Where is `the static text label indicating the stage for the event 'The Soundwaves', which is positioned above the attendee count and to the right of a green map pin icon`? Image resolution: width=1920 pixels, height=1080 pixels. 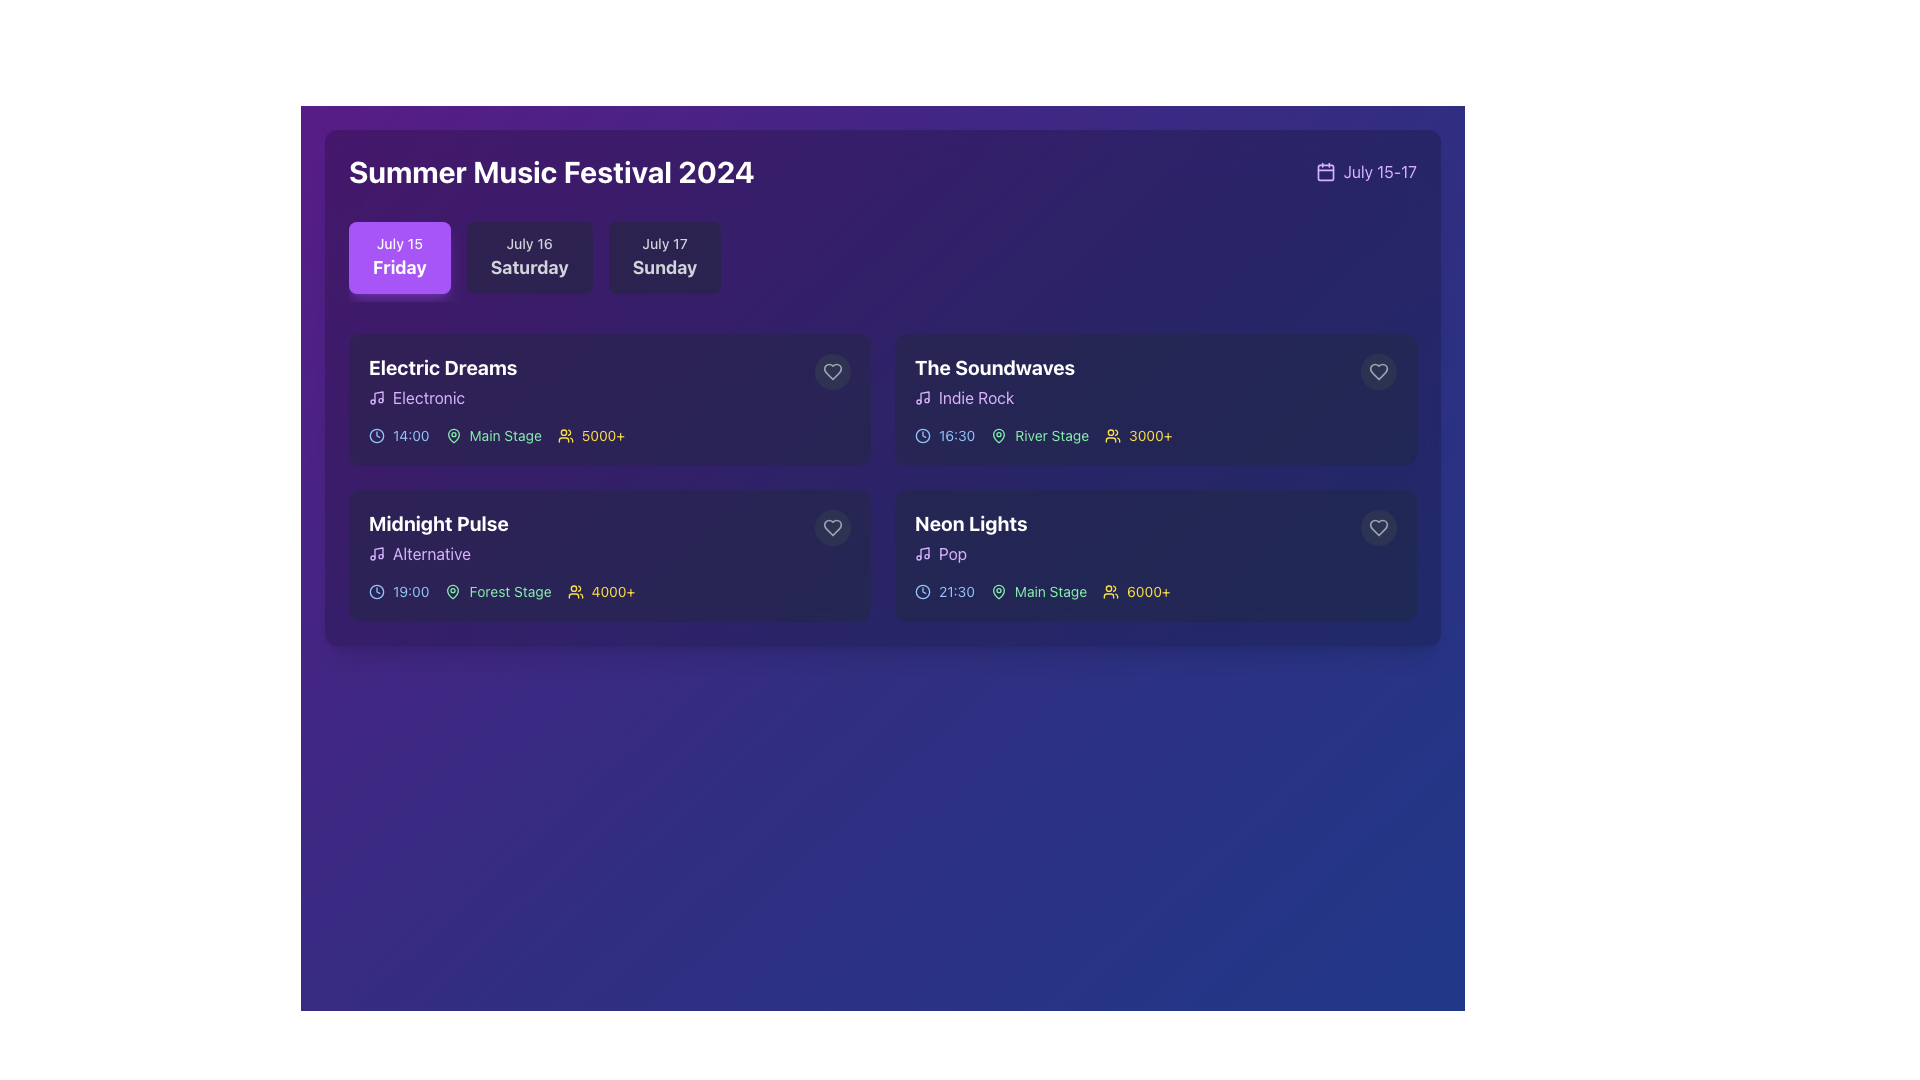 the static text label indicating the stage for the event 'The Soundwaves', which is positioned above the attendee count and to the right of a green map pin icon is located at coordinates (1051, 434).